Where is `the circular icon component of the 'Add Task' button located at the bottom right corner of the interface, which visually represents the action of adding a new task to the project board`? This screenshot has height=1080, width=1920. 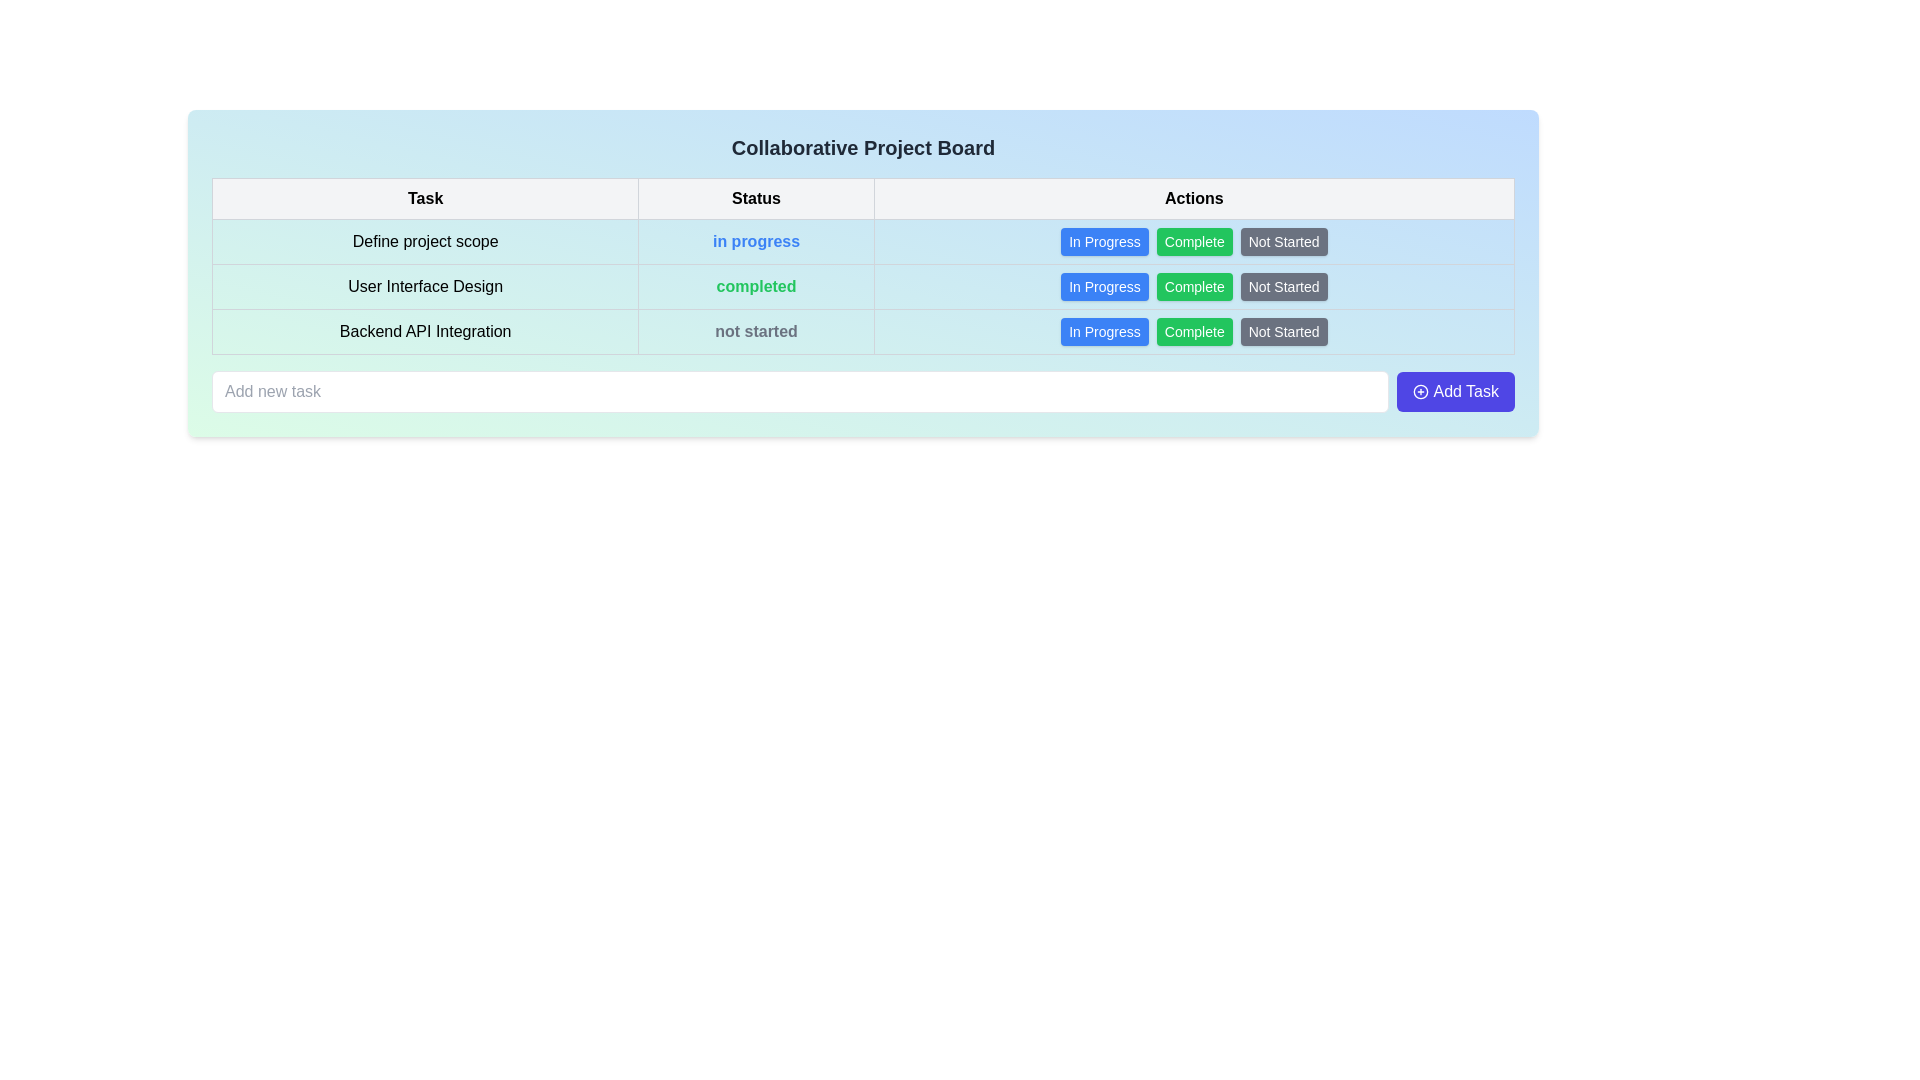 the circular icon component of the 'Add Task' button located at the bottom right corner of the interface, which visually represents the action of adding a new task to the project board is located at coordinates (1420, 392).